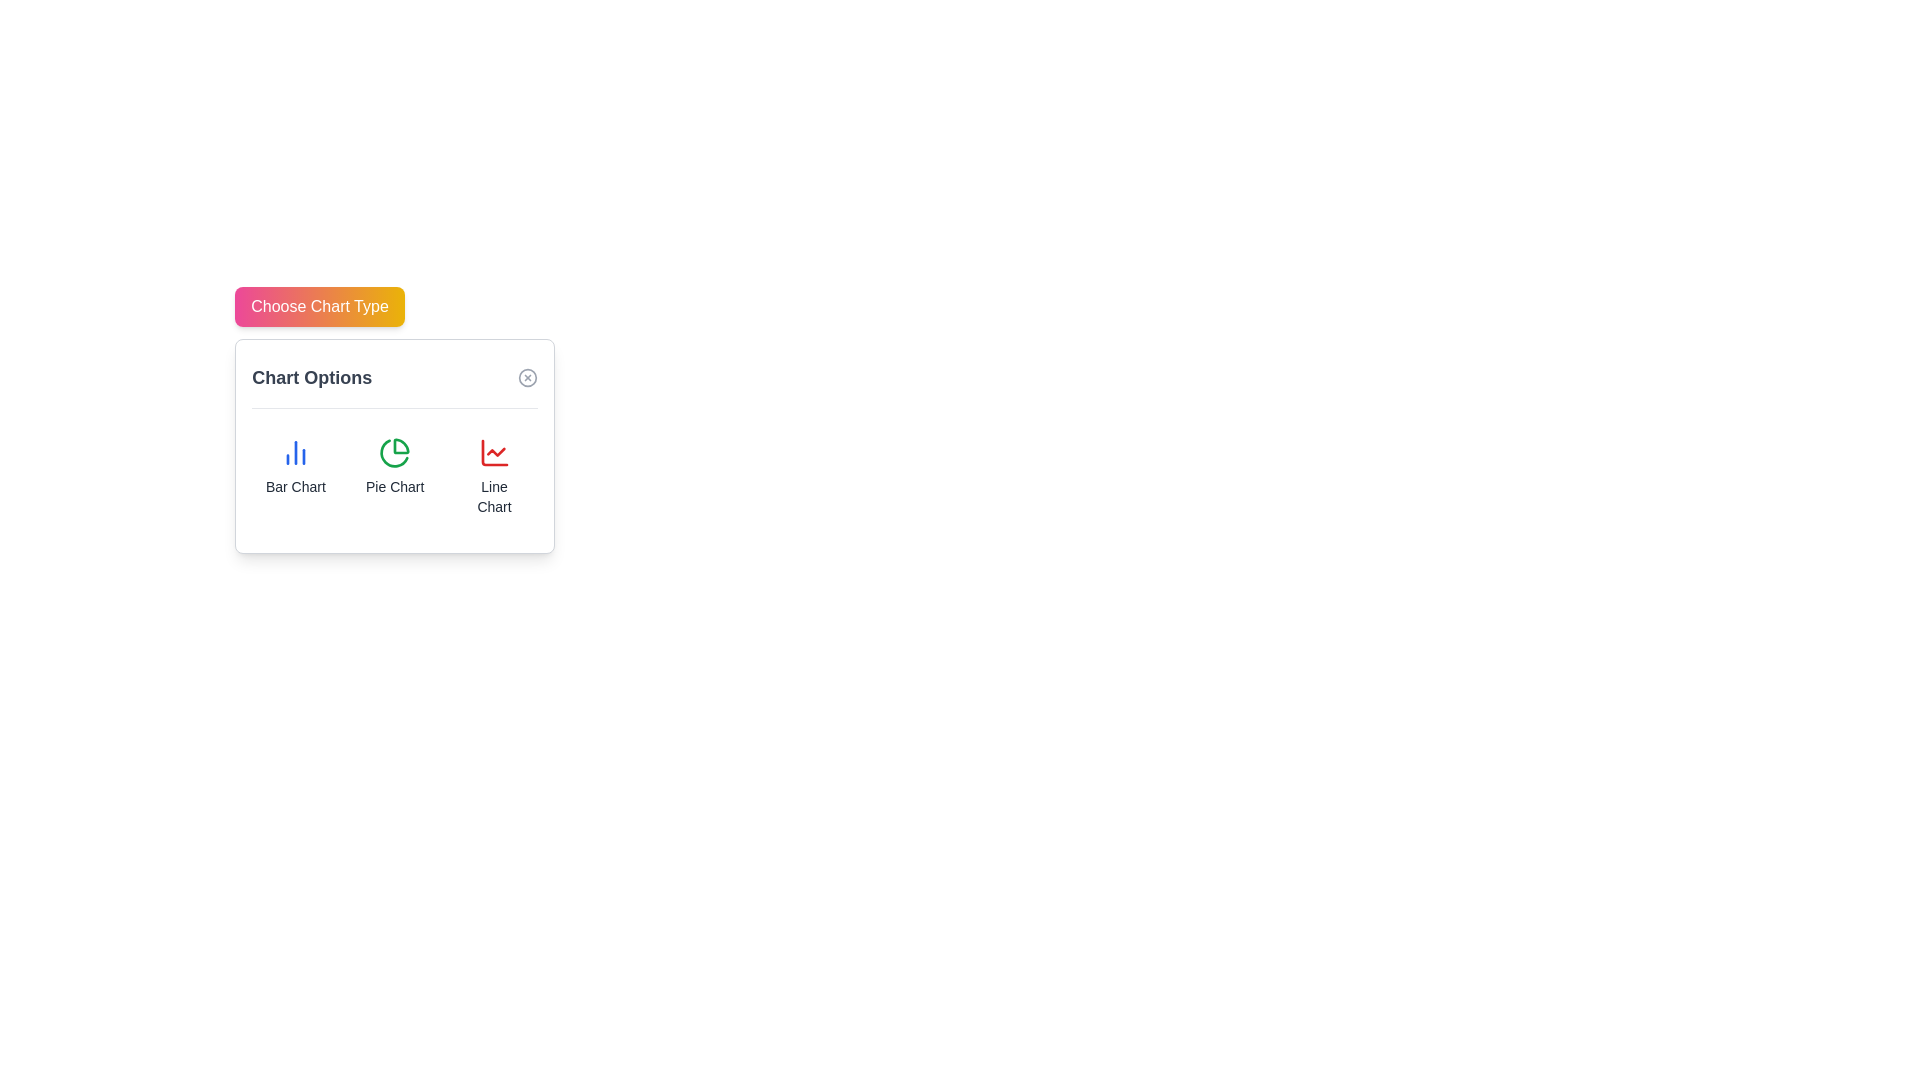  I want to click on the Text Label that serves as the title or header for the chart options section, which is centrally located in the header of the chart options panel, so click(311, 378).